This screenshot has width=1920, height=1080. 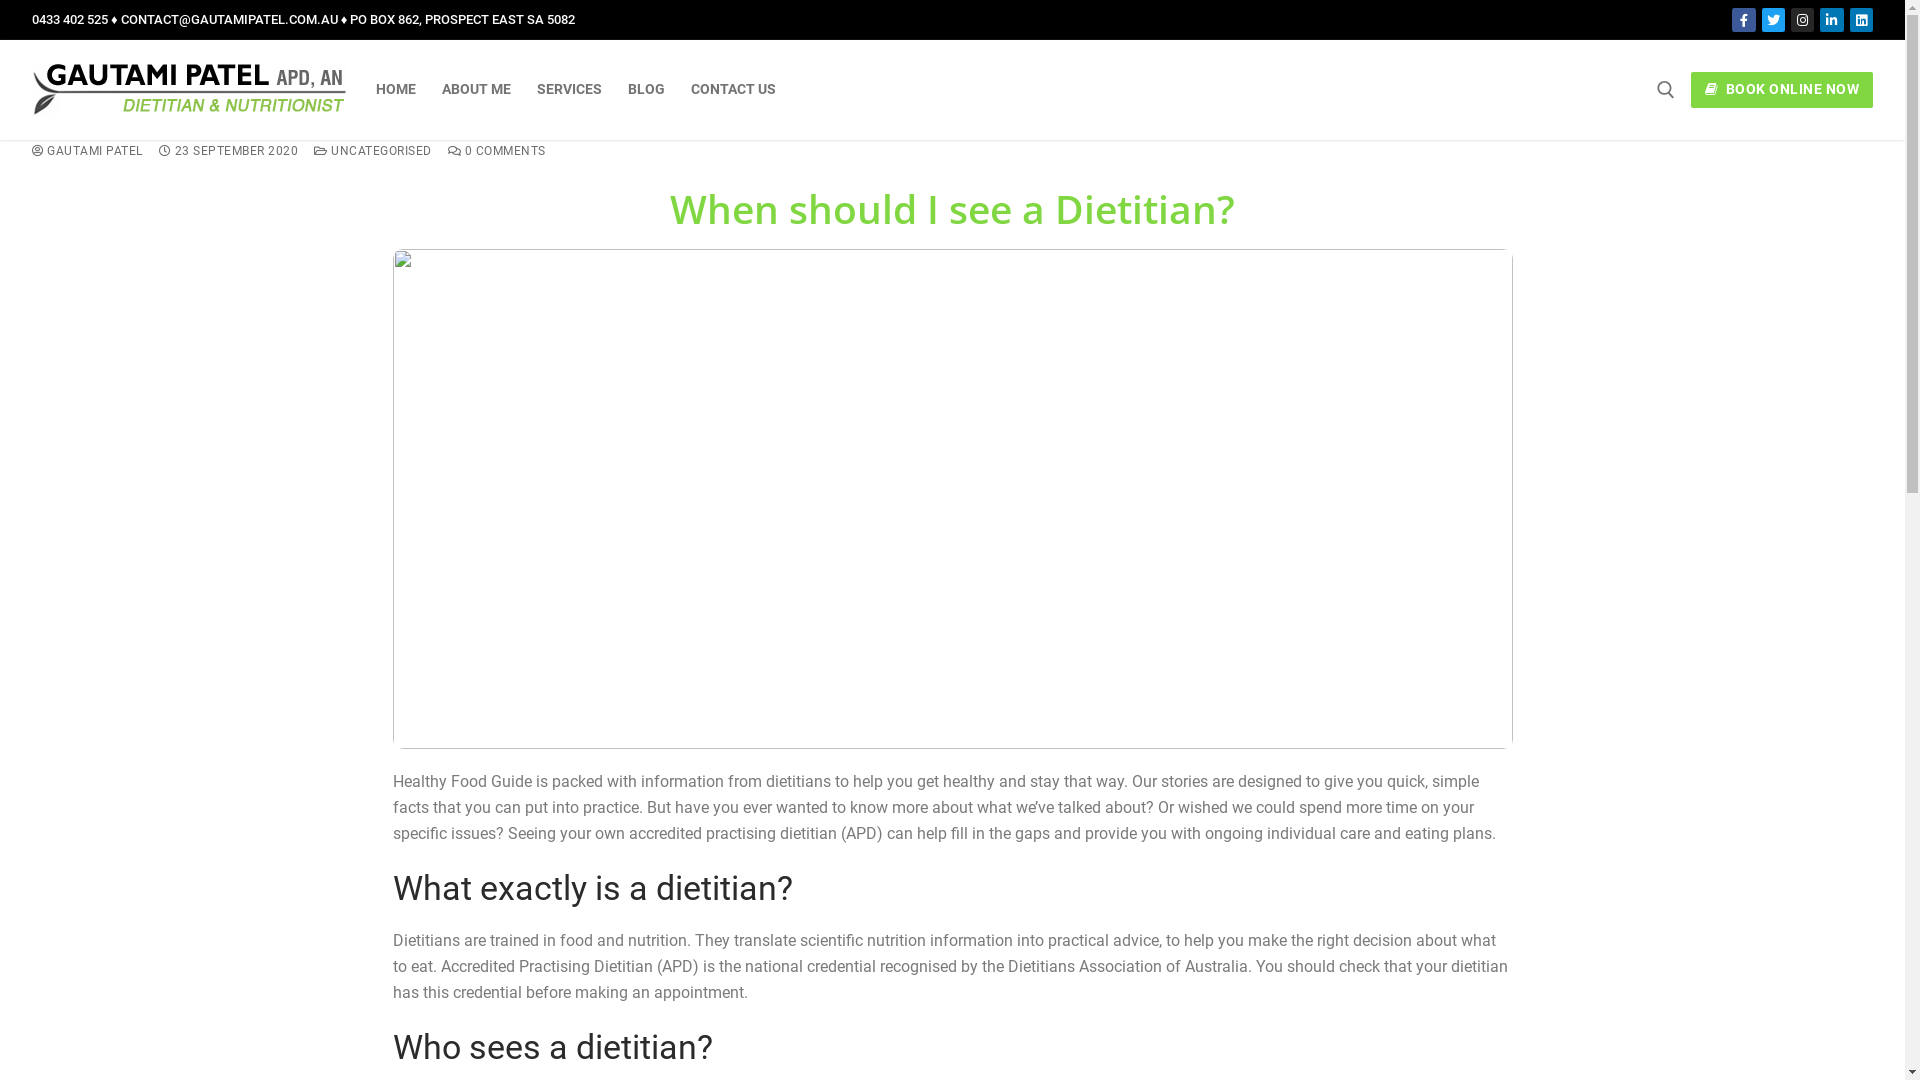 What do you see at coordinates (227, 149) in the screenshot?
I see `'23 SEPTEMBER 2020'` at bounding box center [227, 149].